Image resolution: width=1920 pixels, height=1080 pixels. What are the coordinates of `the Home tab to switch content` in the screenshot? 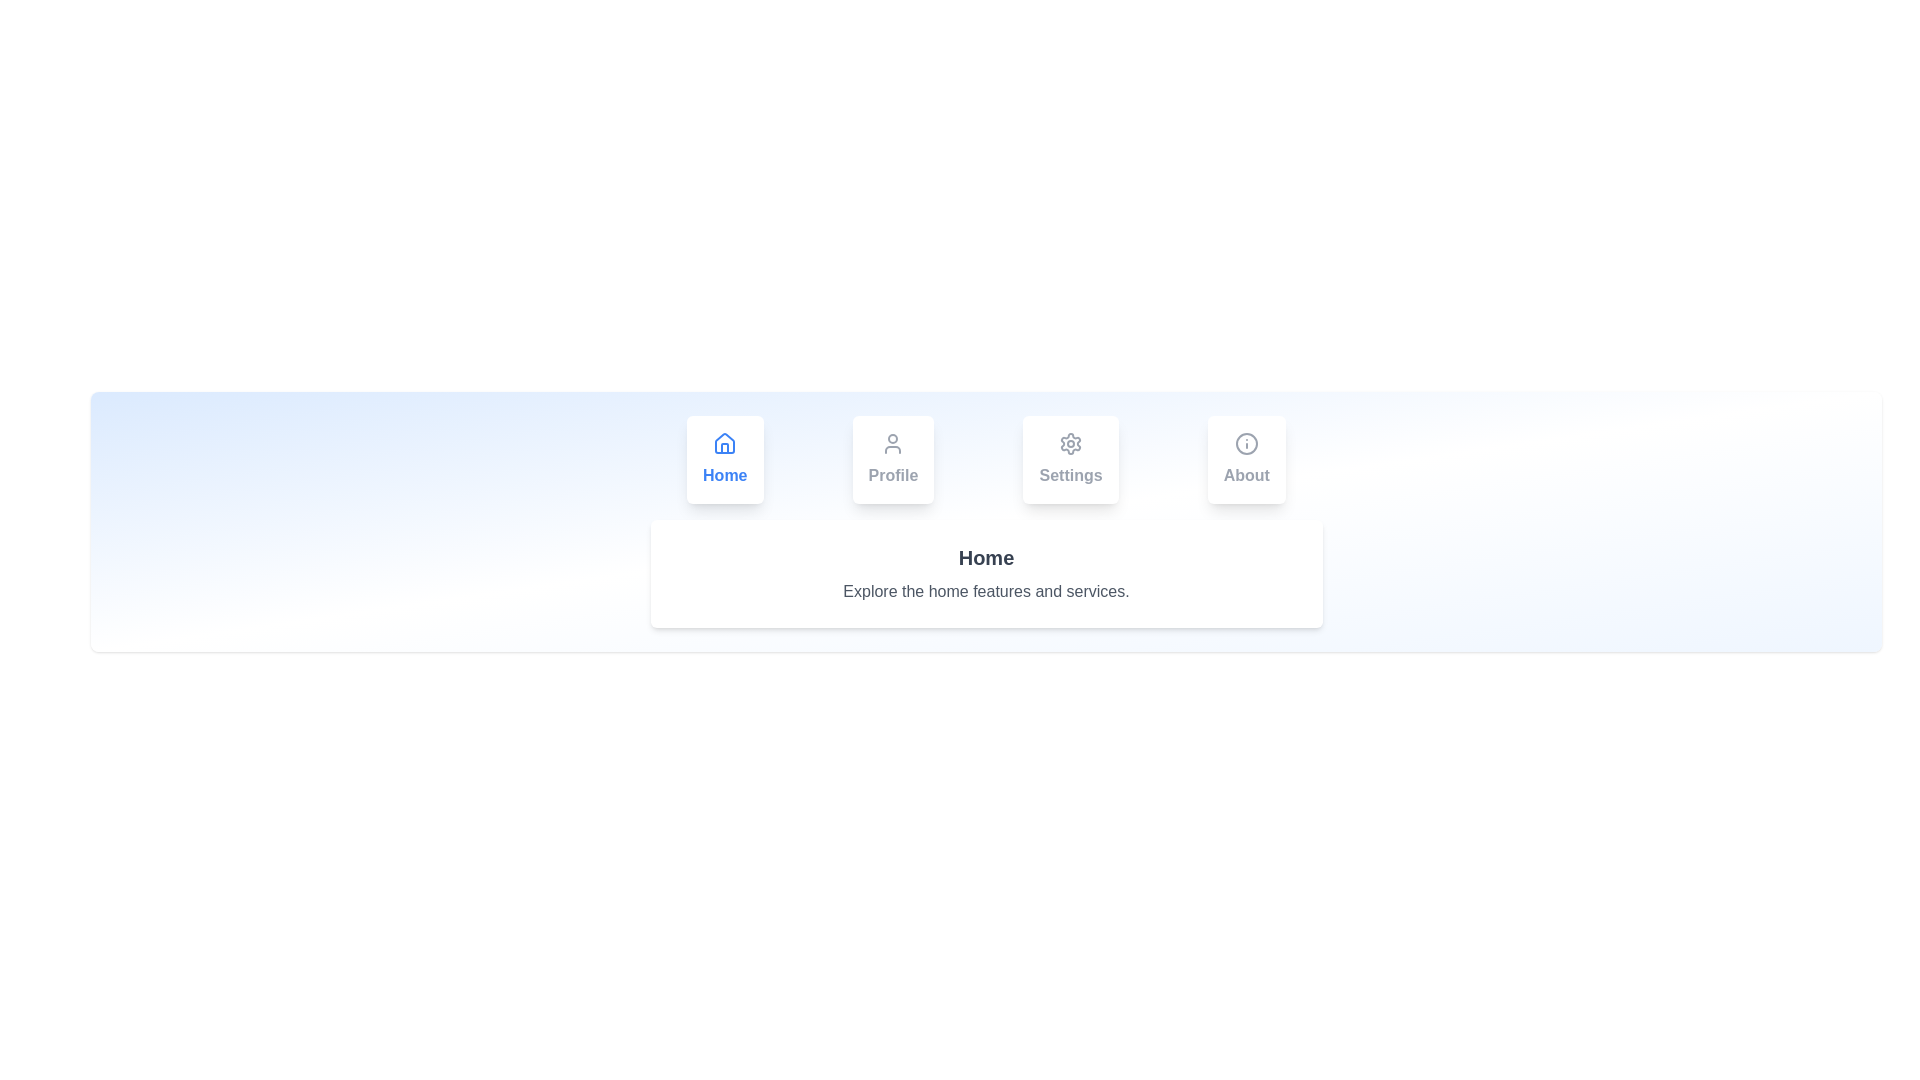 It's located at (724, 459).